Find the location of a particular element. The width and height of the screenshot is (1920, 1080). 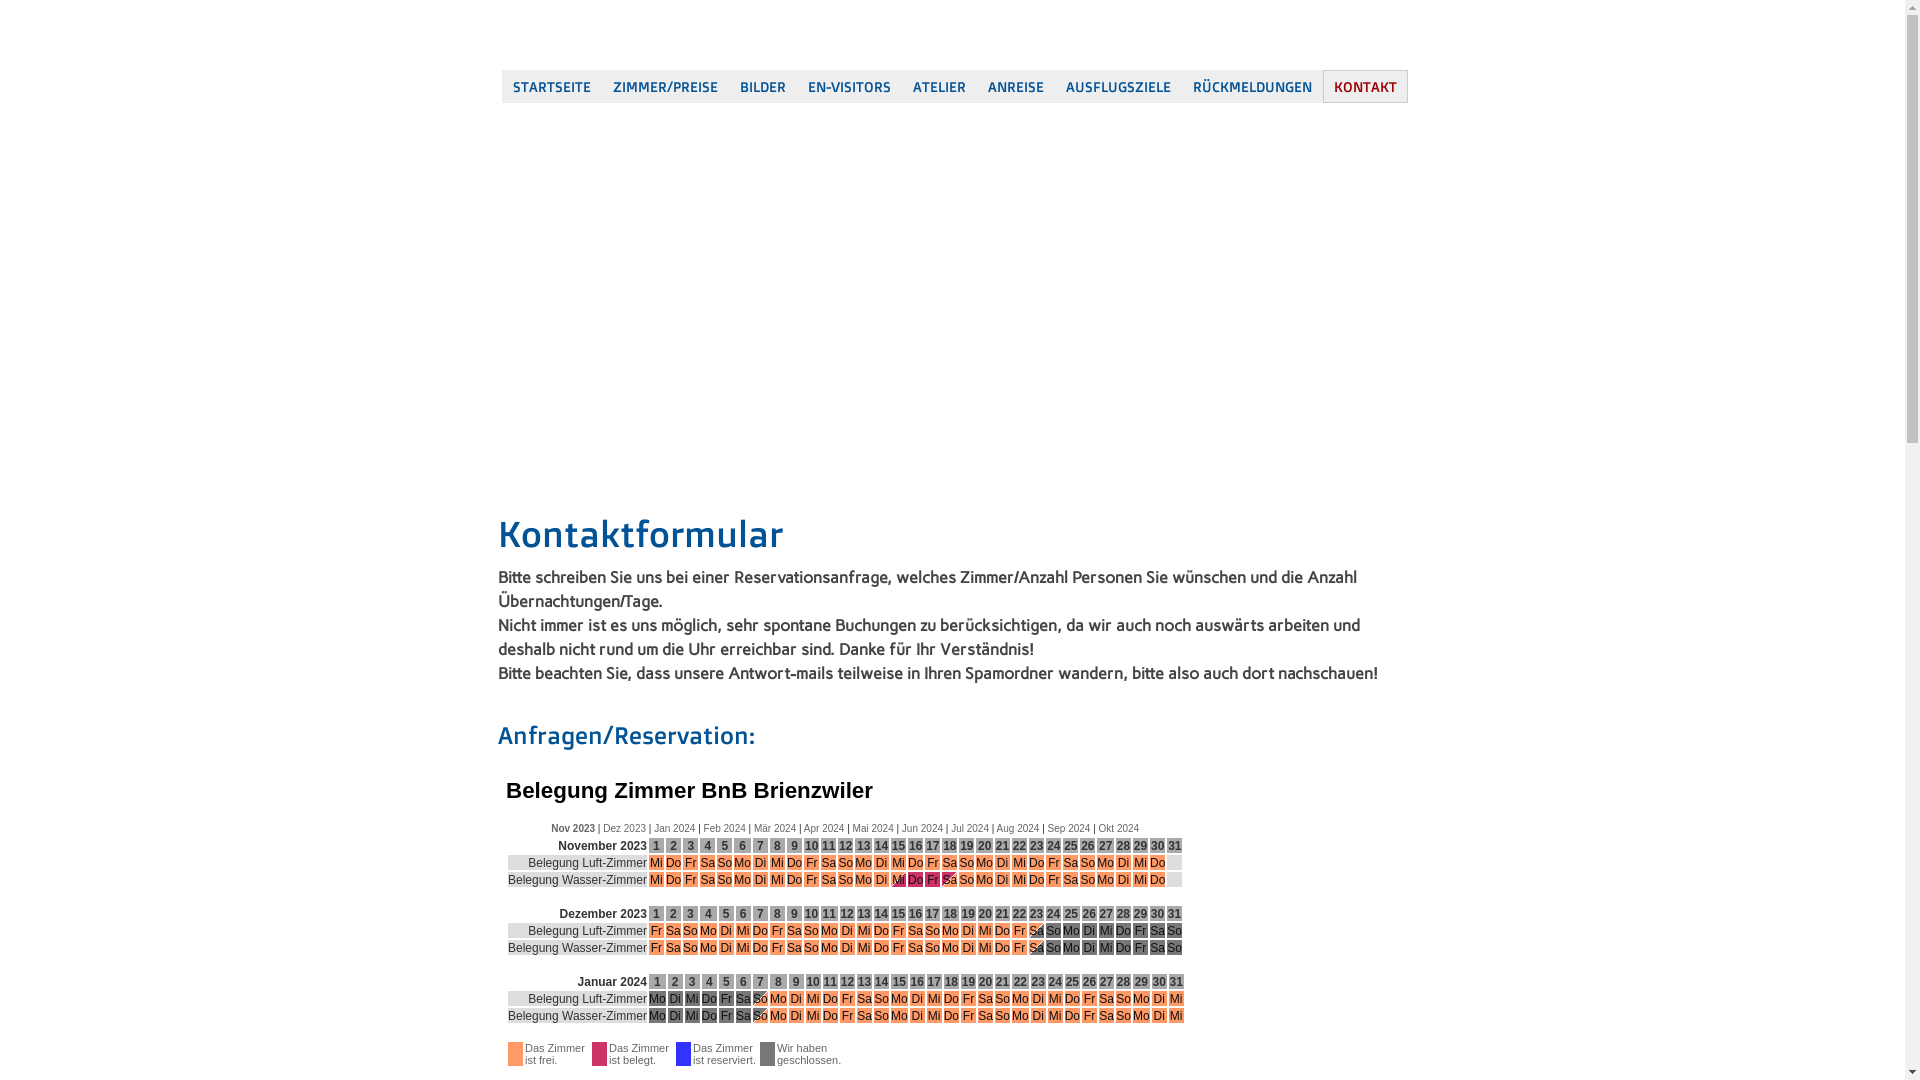

'AUSFLUGSZIELE' is located at coordinates (1053, 85).